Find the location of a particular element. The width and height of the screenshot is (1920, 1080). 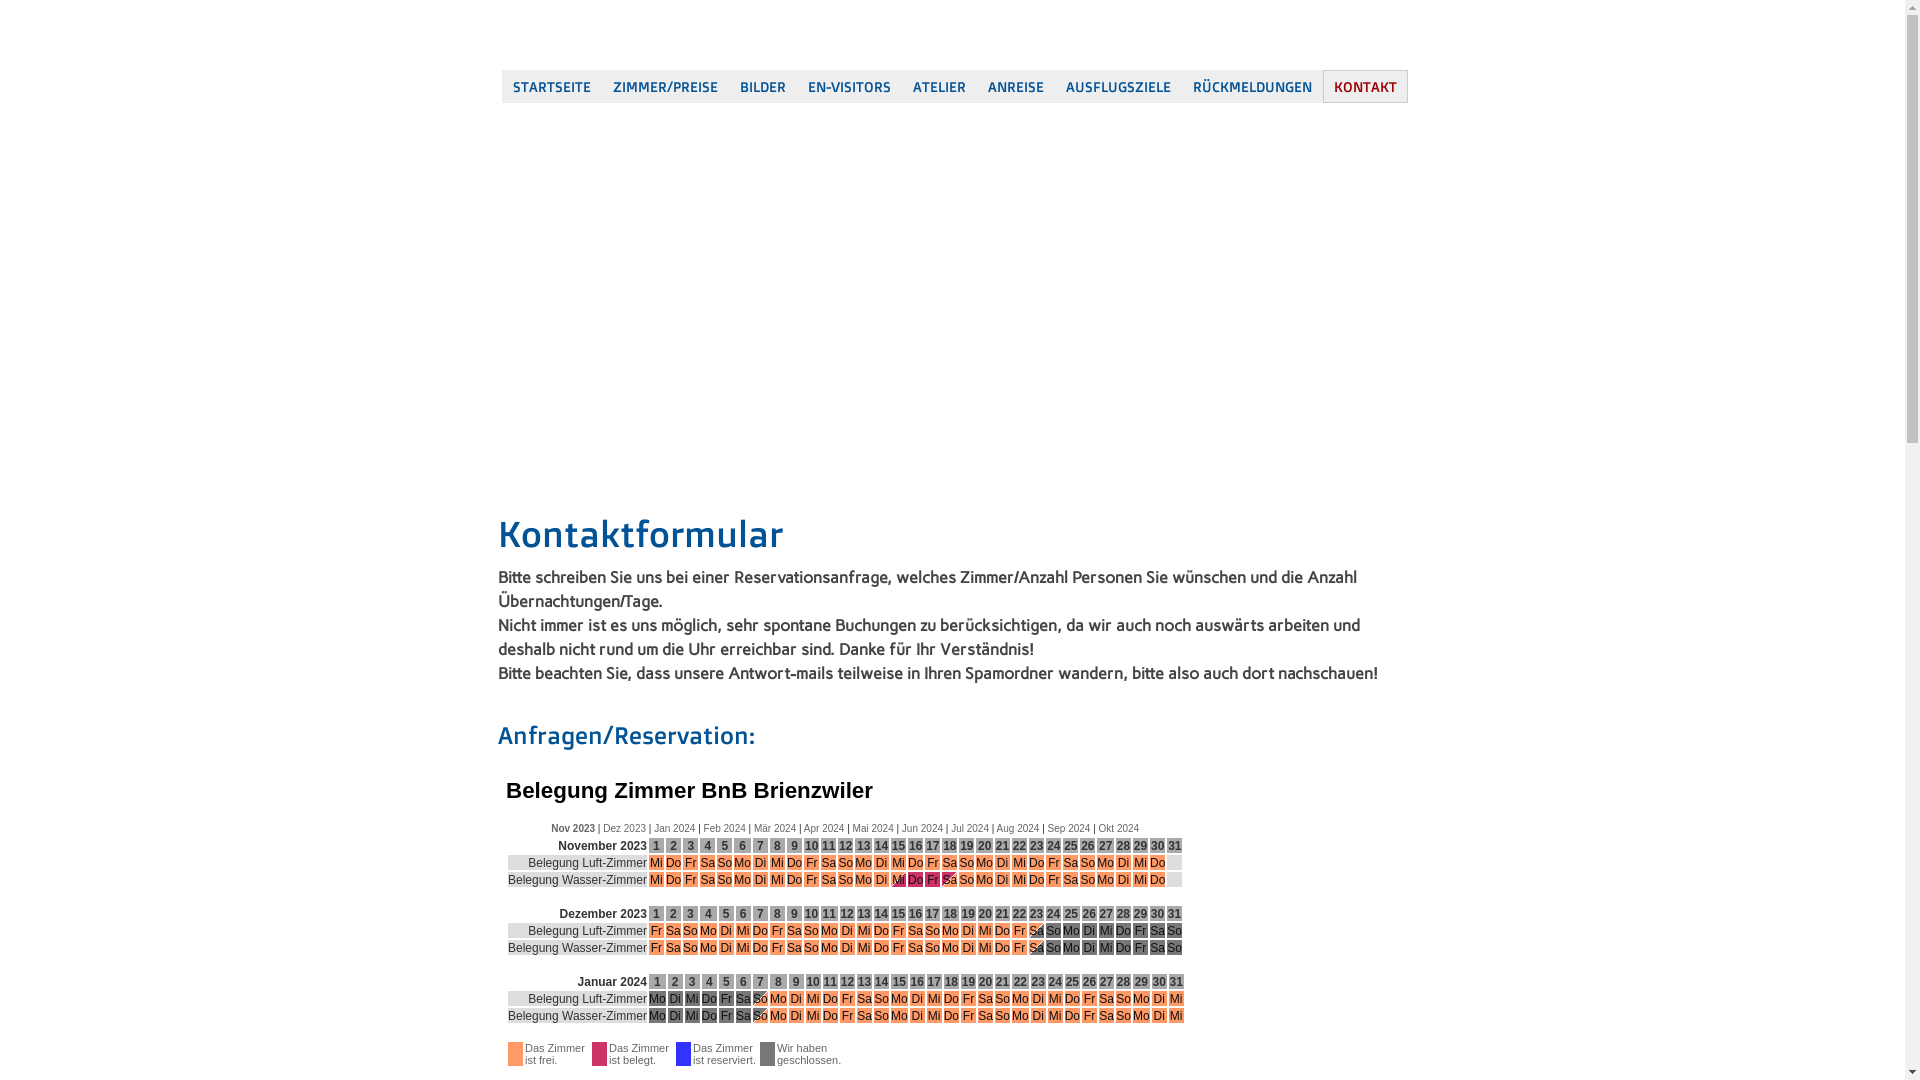

'AUSFLUGSZIELE' is located at coordinates (1053, 85).